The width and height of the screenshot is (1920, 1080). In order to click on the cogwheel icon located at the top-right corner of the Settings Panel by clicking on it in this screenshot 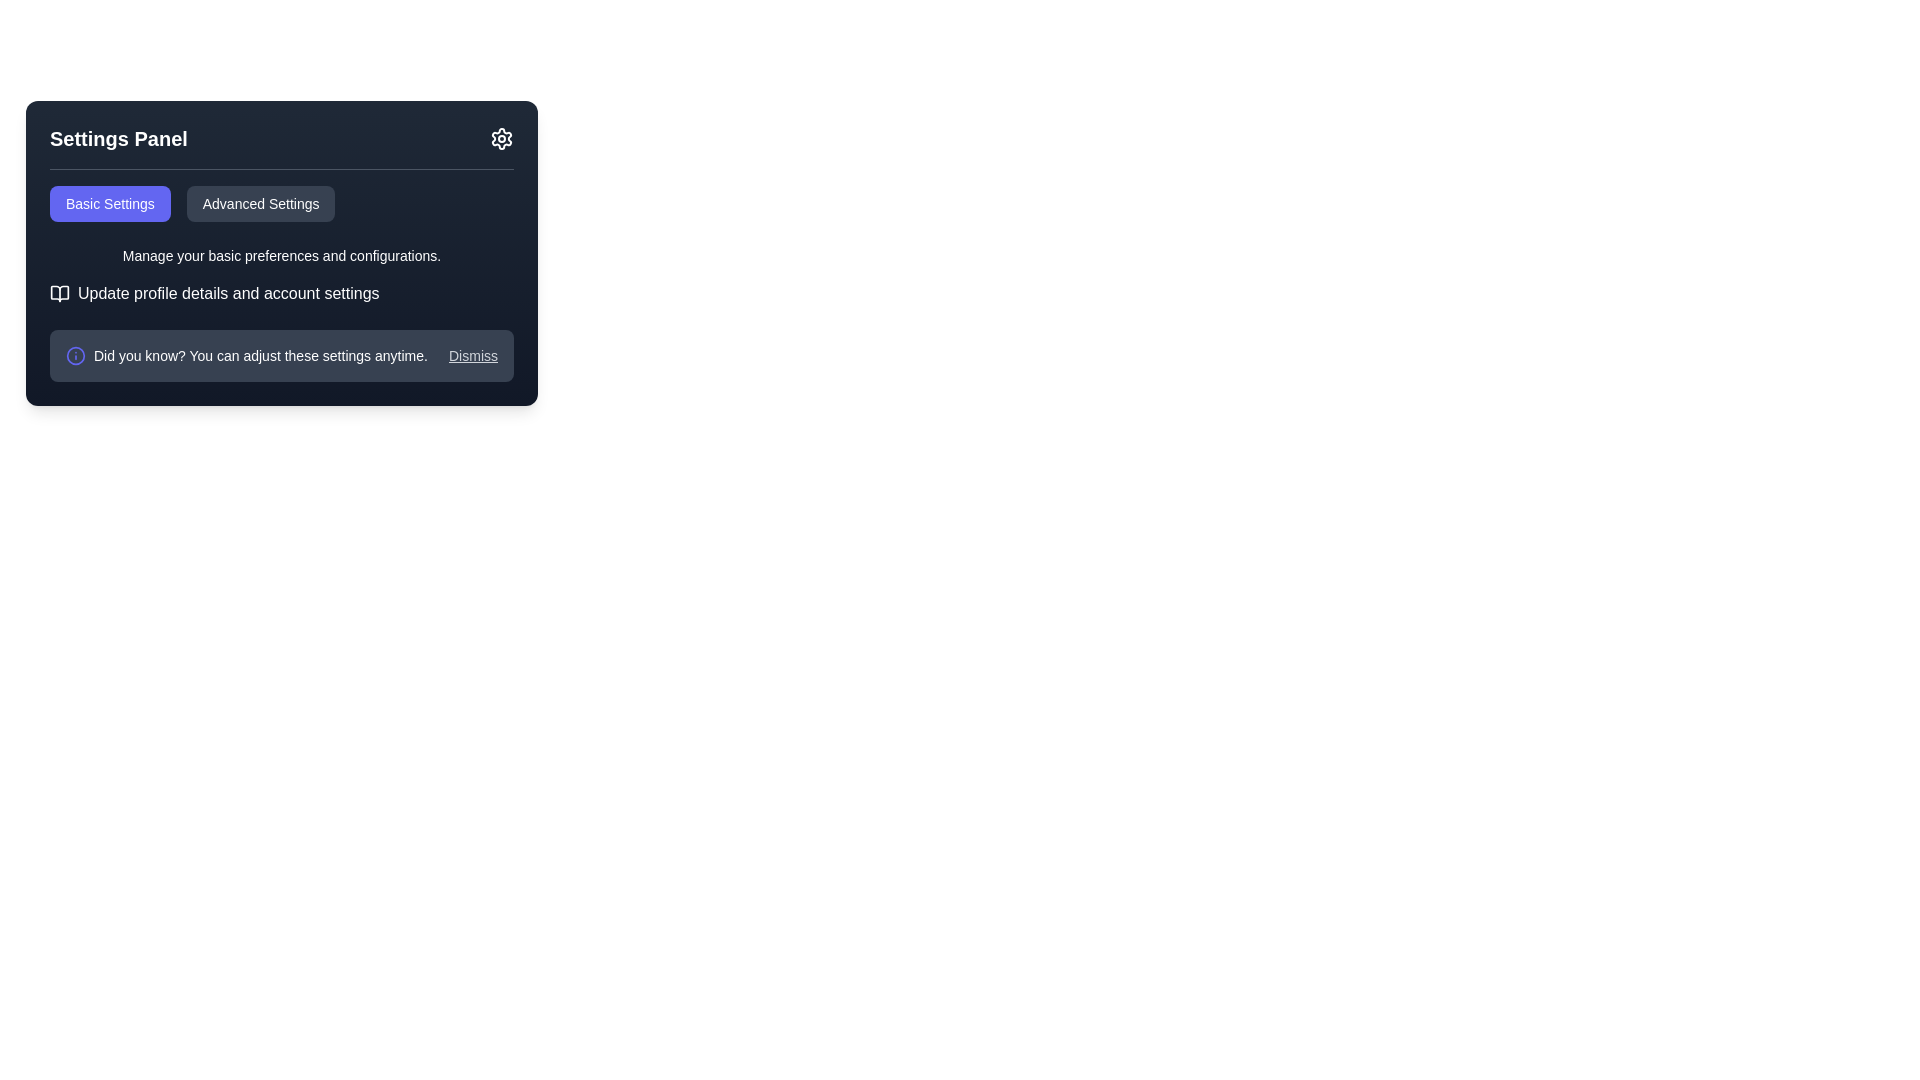, I will do `click(502, 137)`.